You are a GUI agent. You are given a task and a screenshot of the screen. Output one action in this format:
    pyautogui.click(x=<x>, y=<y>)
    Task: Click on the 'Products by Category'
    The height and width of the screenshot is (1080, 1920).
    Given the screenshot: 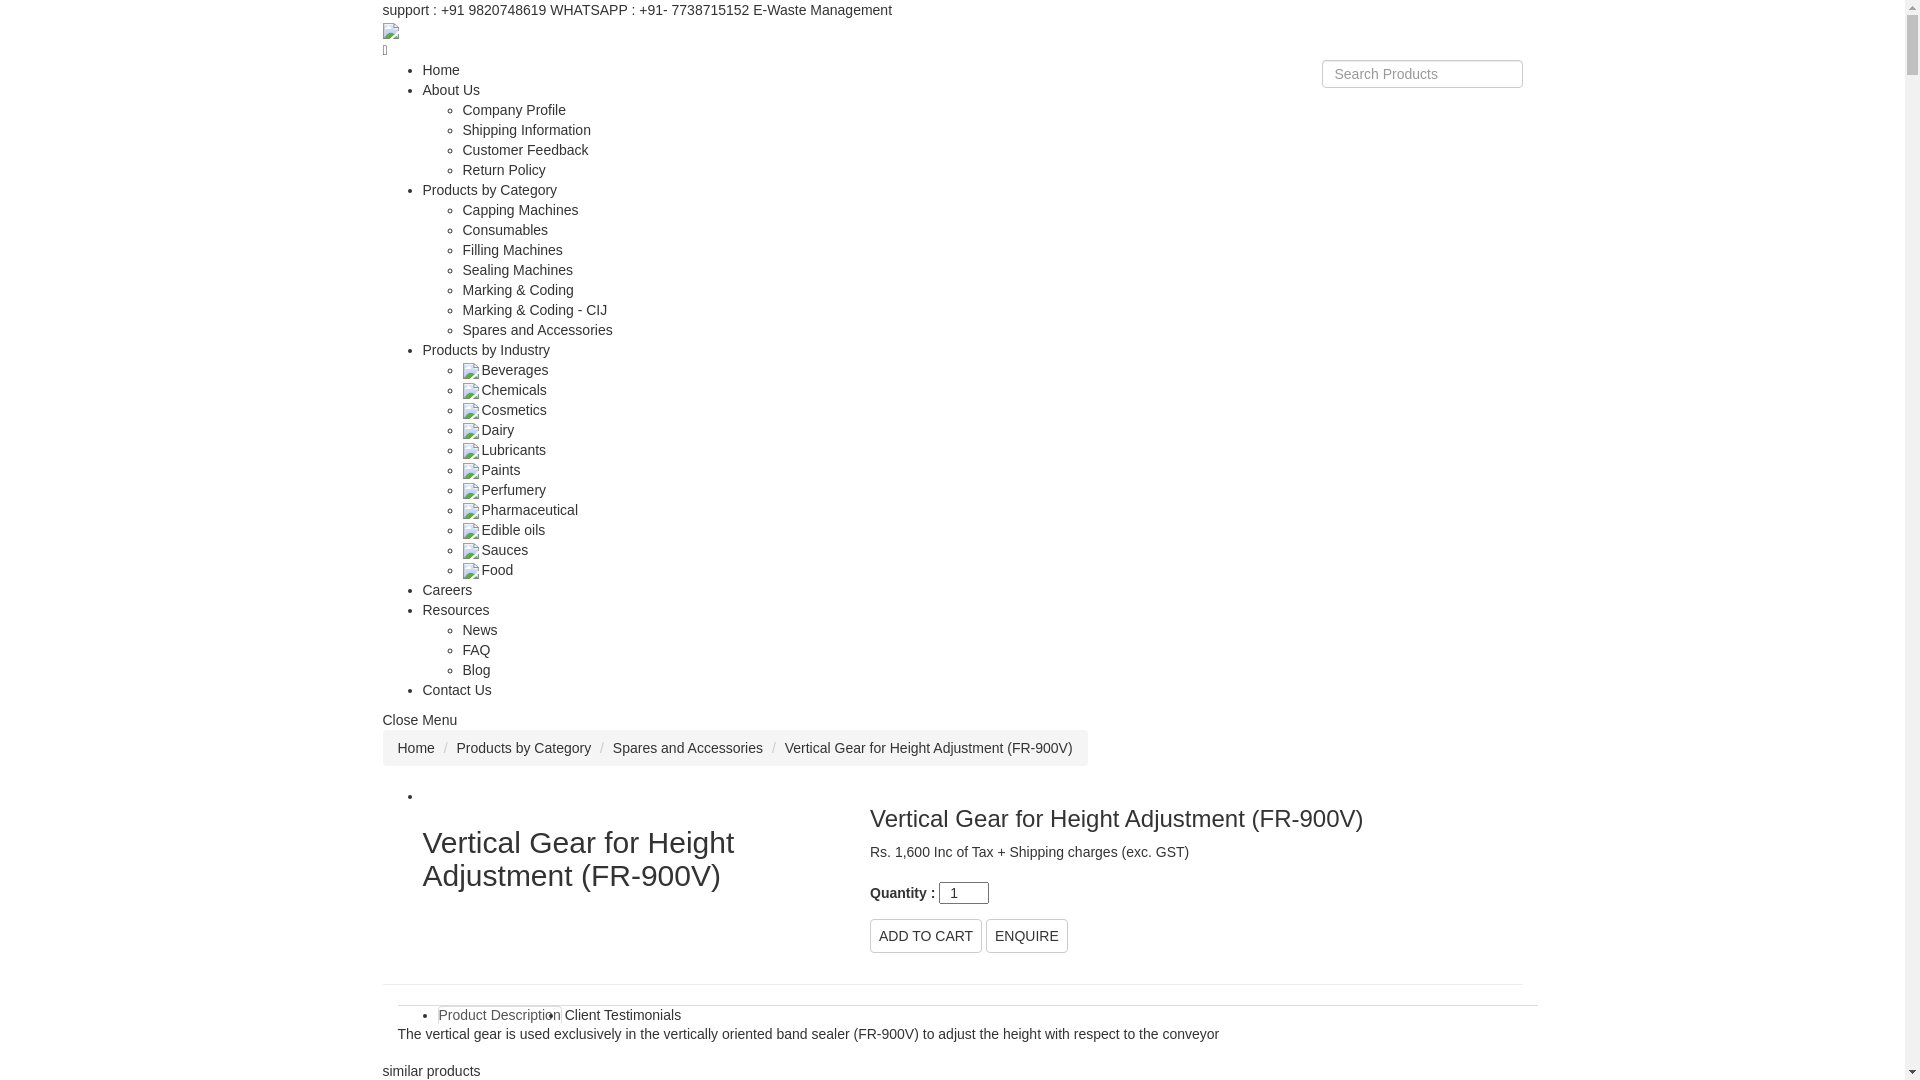 What is the action you would take?
    pyautogui.click(x=489, y=189)
    